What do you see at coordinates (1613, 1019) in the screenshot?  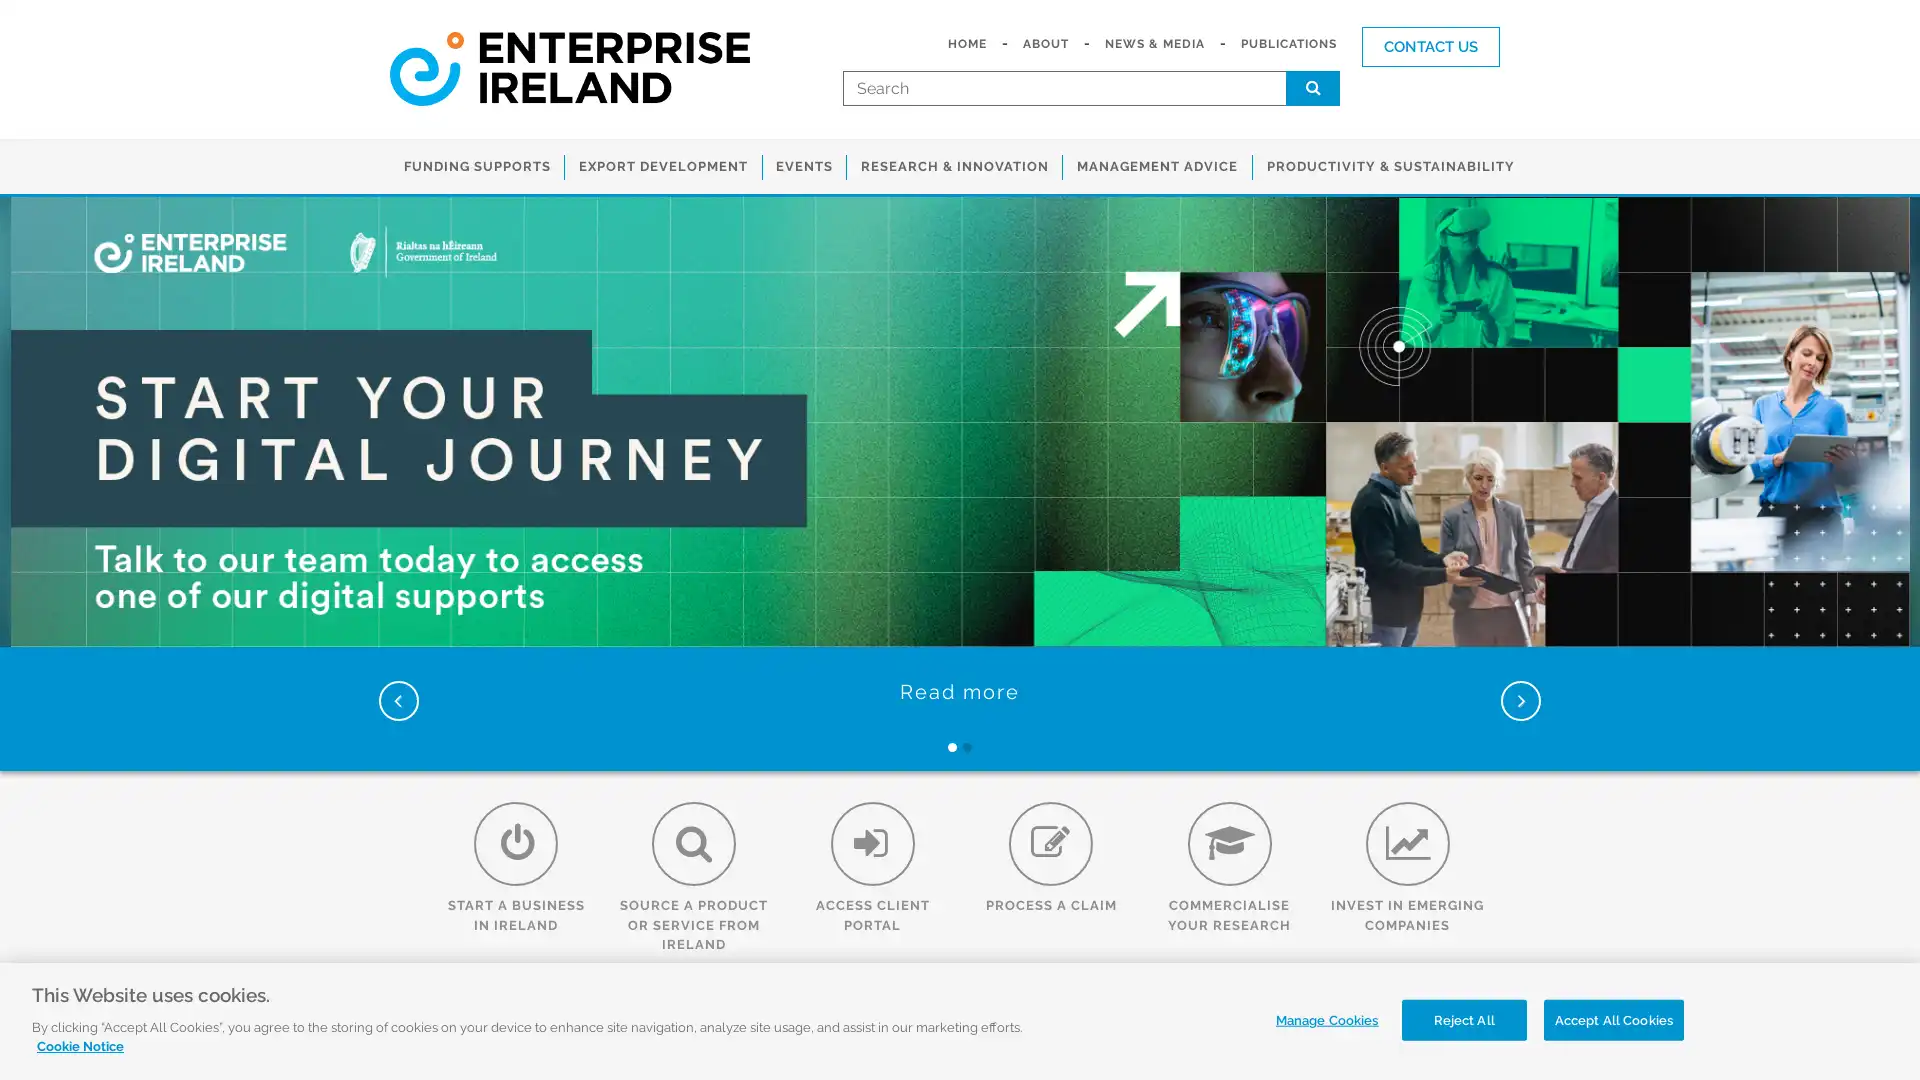 I see `Accept All Cookies` at bounding box center [1613, 1019].